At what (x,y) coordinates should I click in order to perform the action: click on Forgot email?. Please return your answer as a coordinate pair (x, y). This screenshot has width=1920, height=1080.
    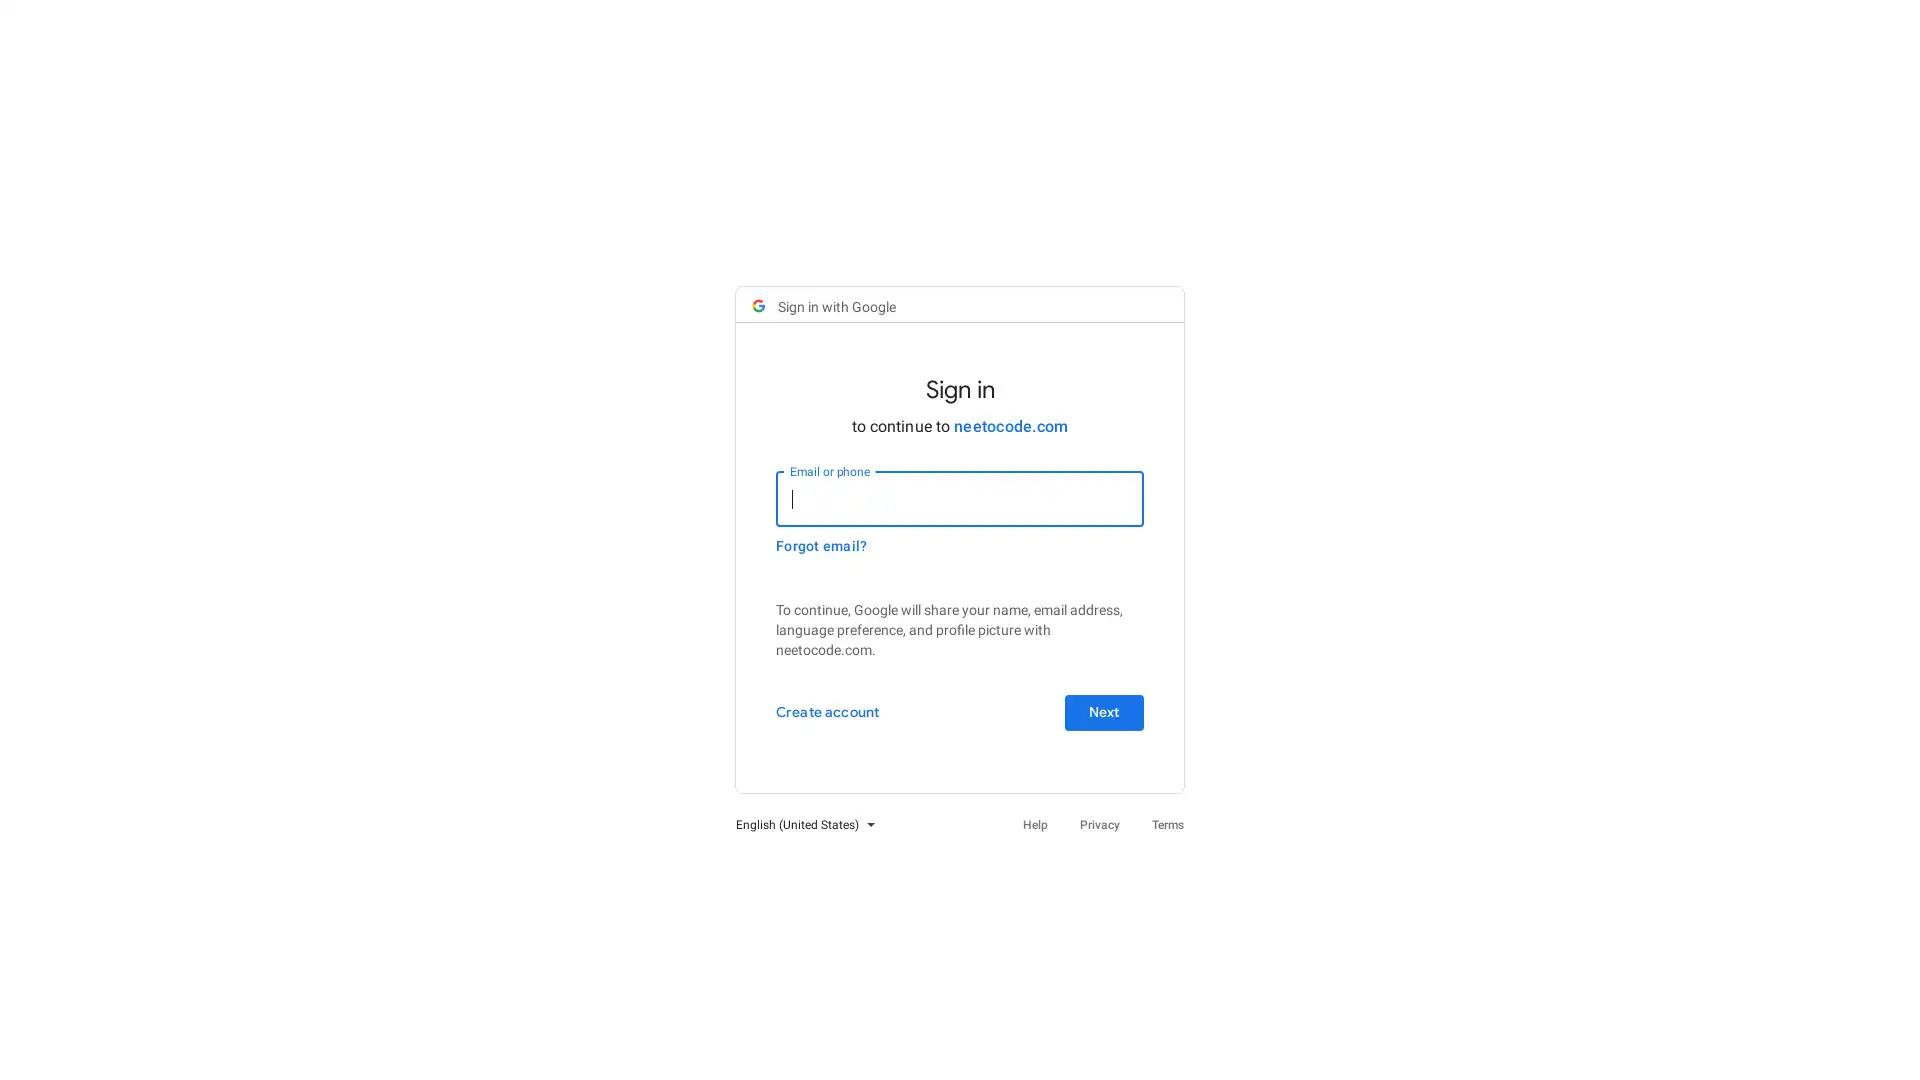
    Looking at the image, I should click on (821, 546).